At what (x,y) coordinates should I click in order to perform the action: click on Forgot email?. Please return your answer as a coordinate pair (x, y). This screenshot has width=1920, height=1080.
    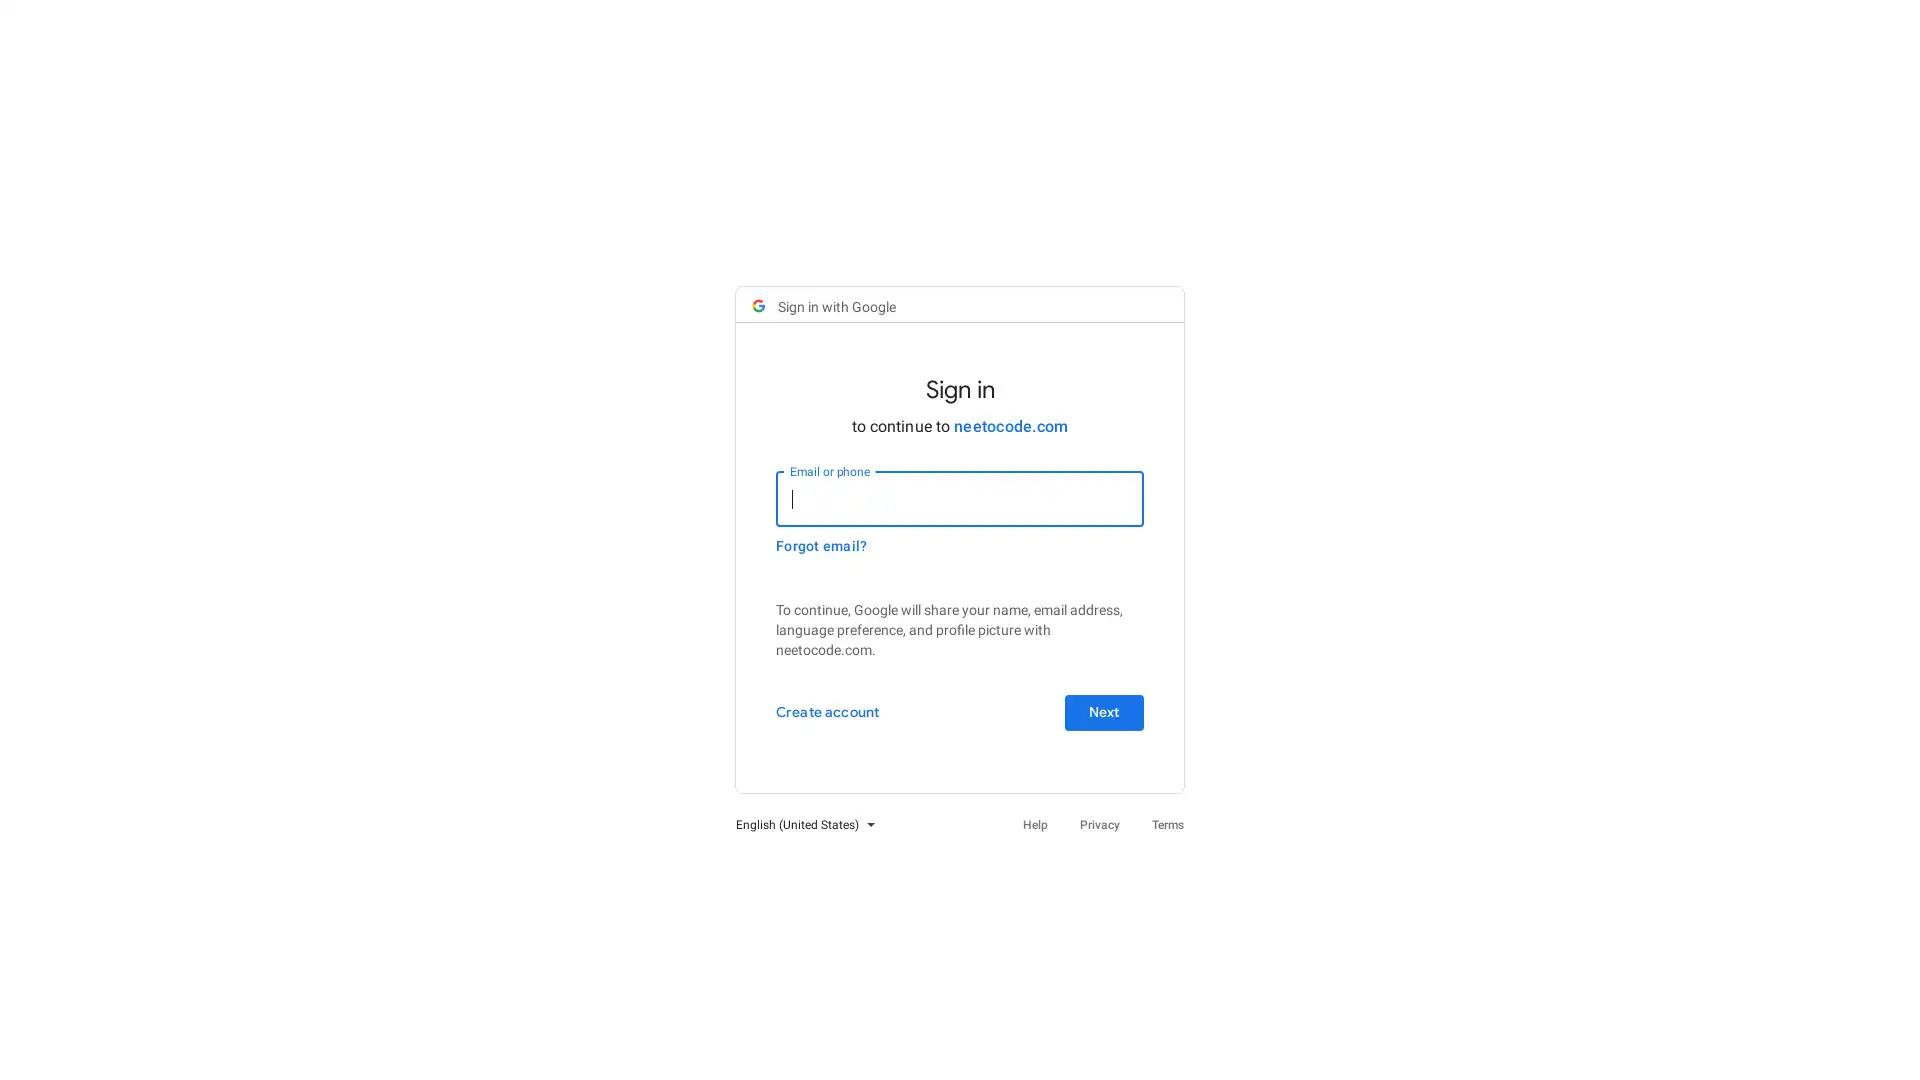
    Looking at the image, I should click on (821, 546).